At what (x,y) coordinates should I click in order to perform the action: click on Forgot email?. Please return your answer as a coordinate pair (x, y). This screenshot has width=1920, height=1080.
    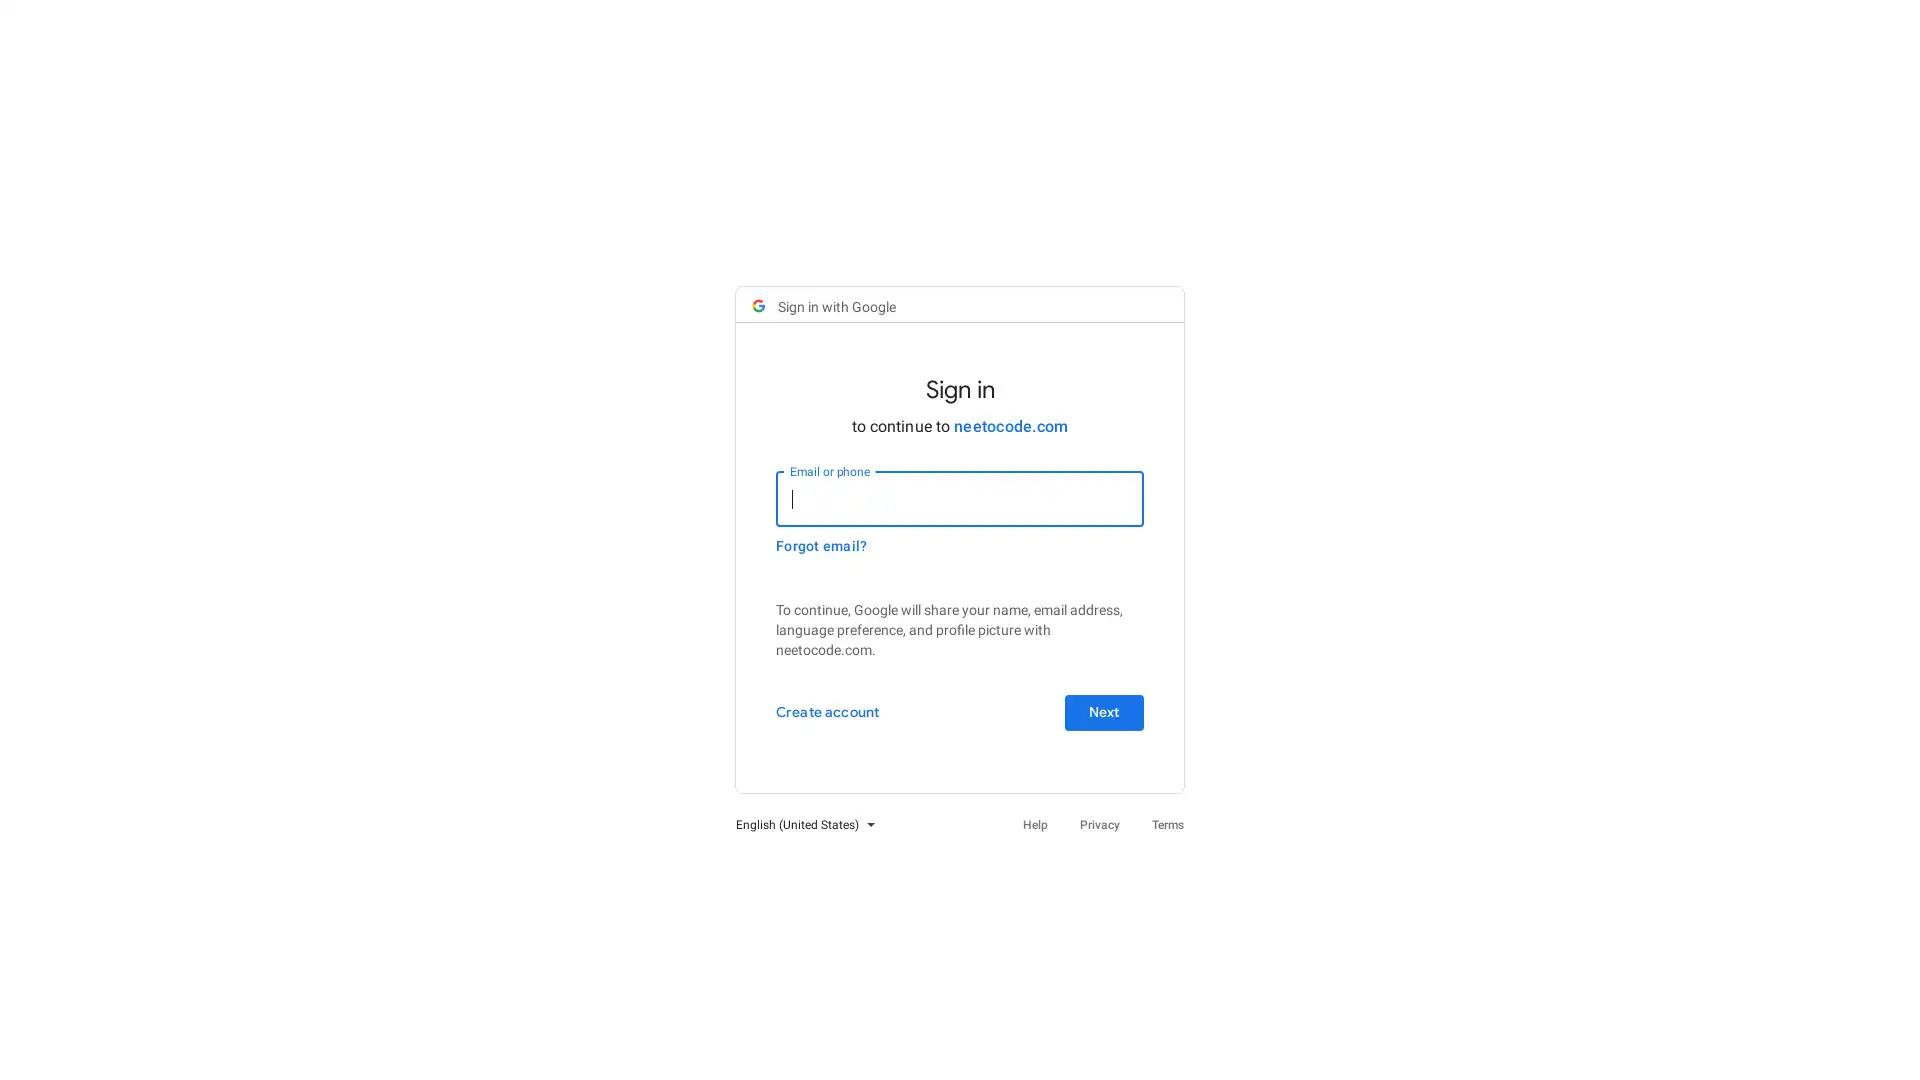
    Looking at the image, I should click on (821, 546).